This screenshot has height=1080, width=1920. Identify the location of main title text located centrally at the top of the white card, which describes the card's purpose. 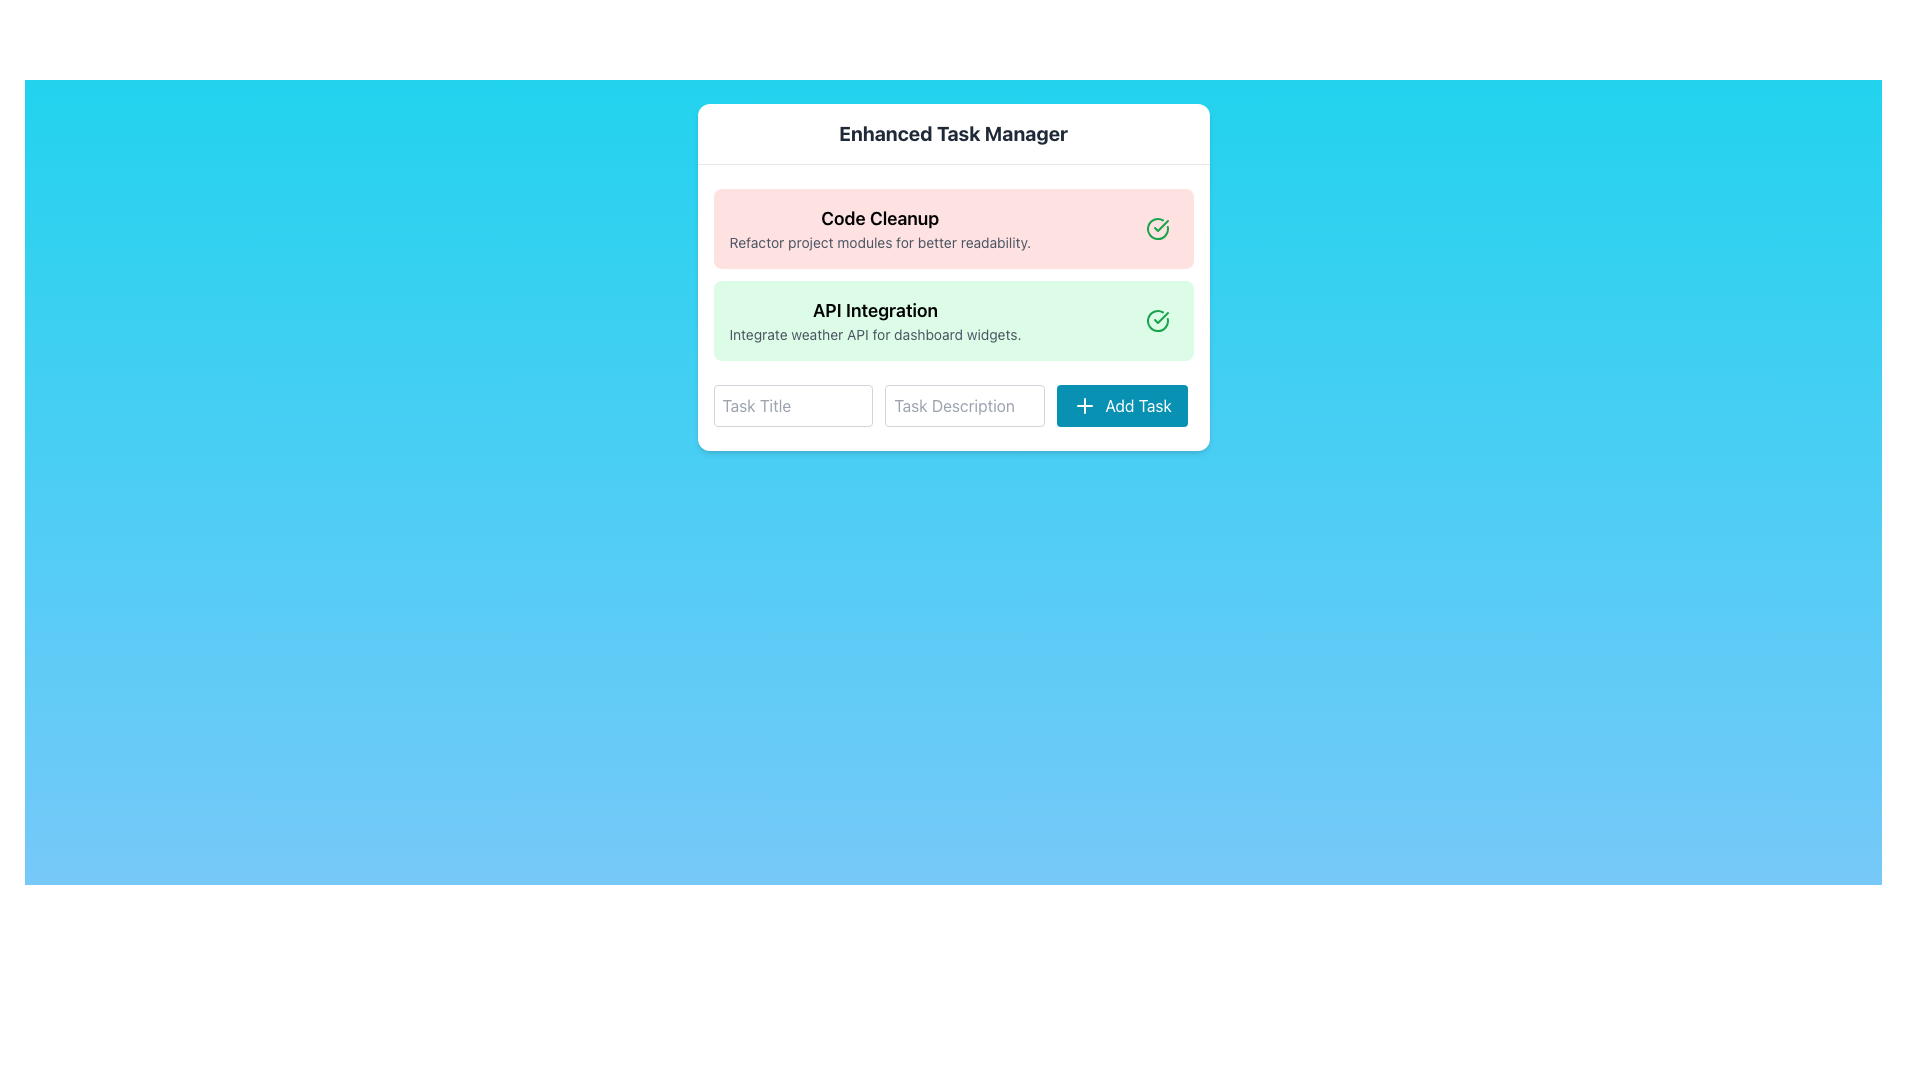
(952, 134).